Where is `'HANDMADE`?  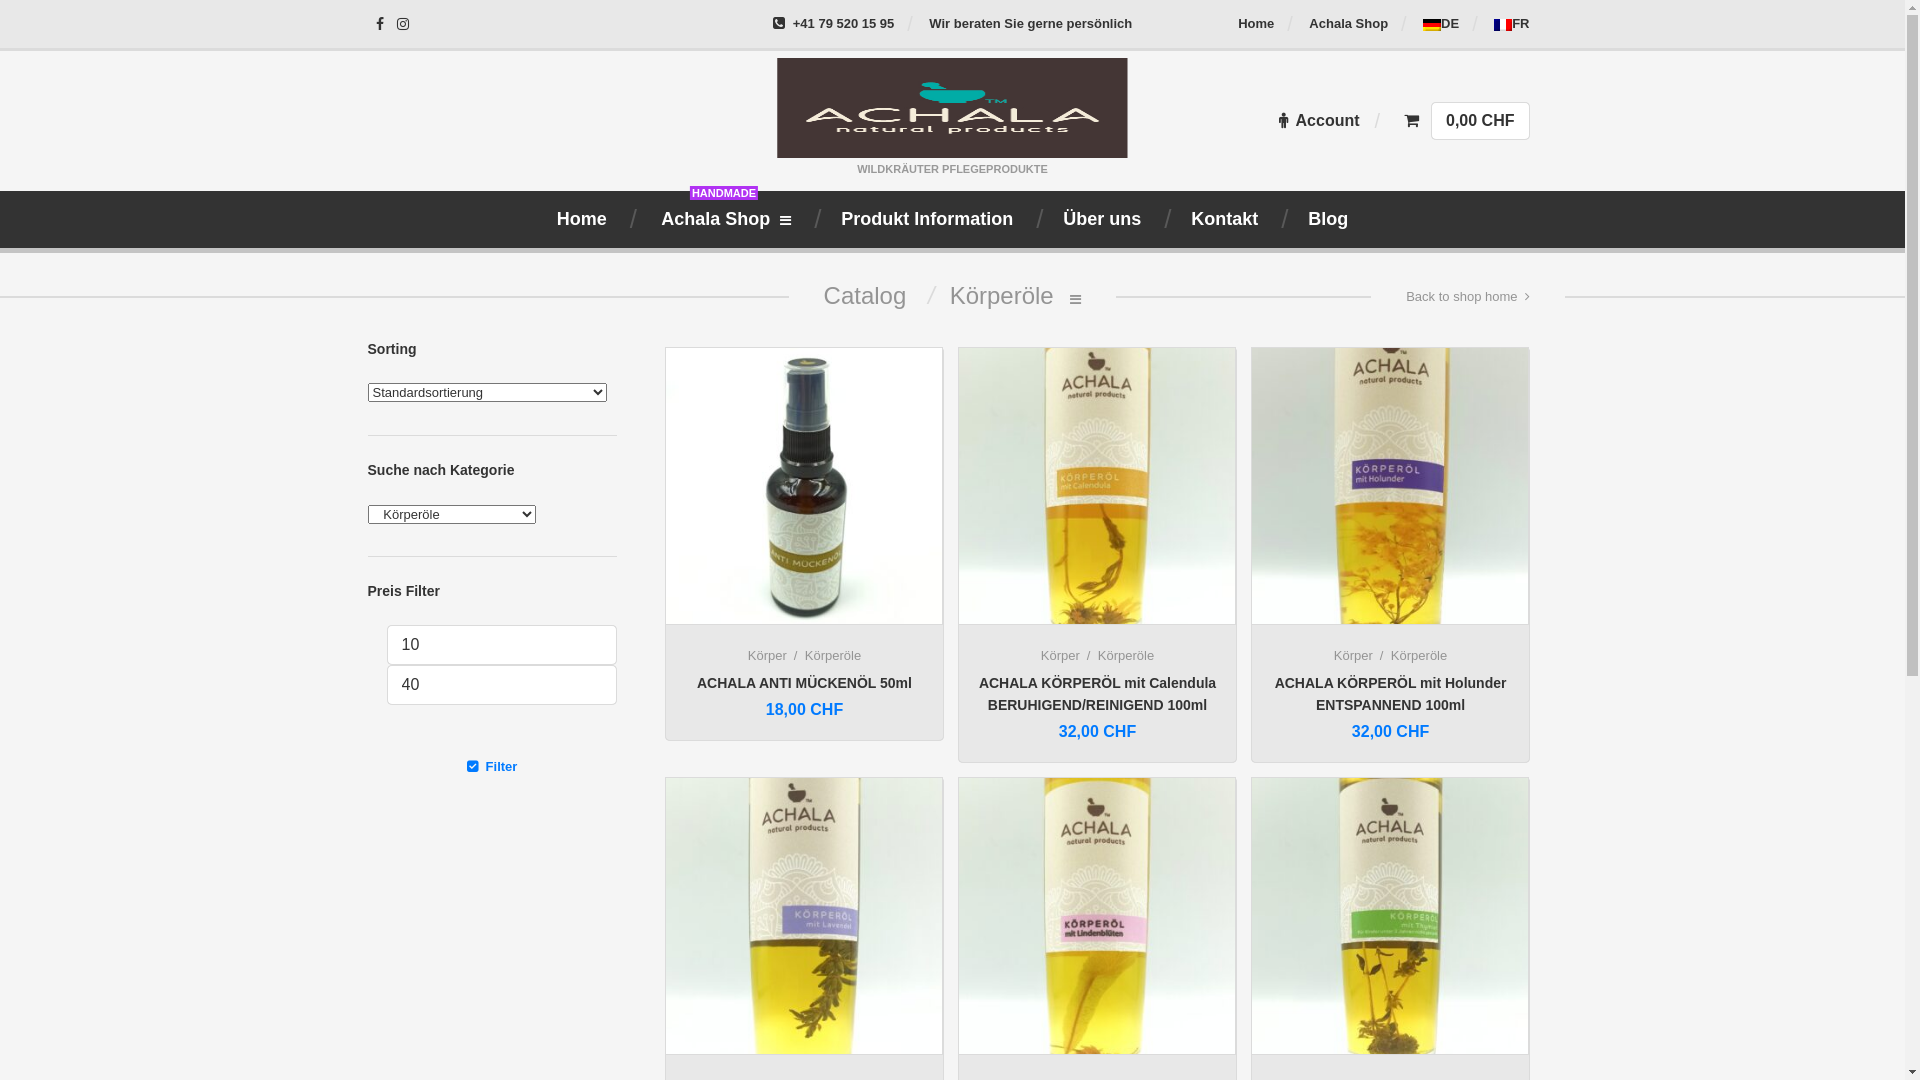
'HANDMADE is located at coordinates (723, 219).